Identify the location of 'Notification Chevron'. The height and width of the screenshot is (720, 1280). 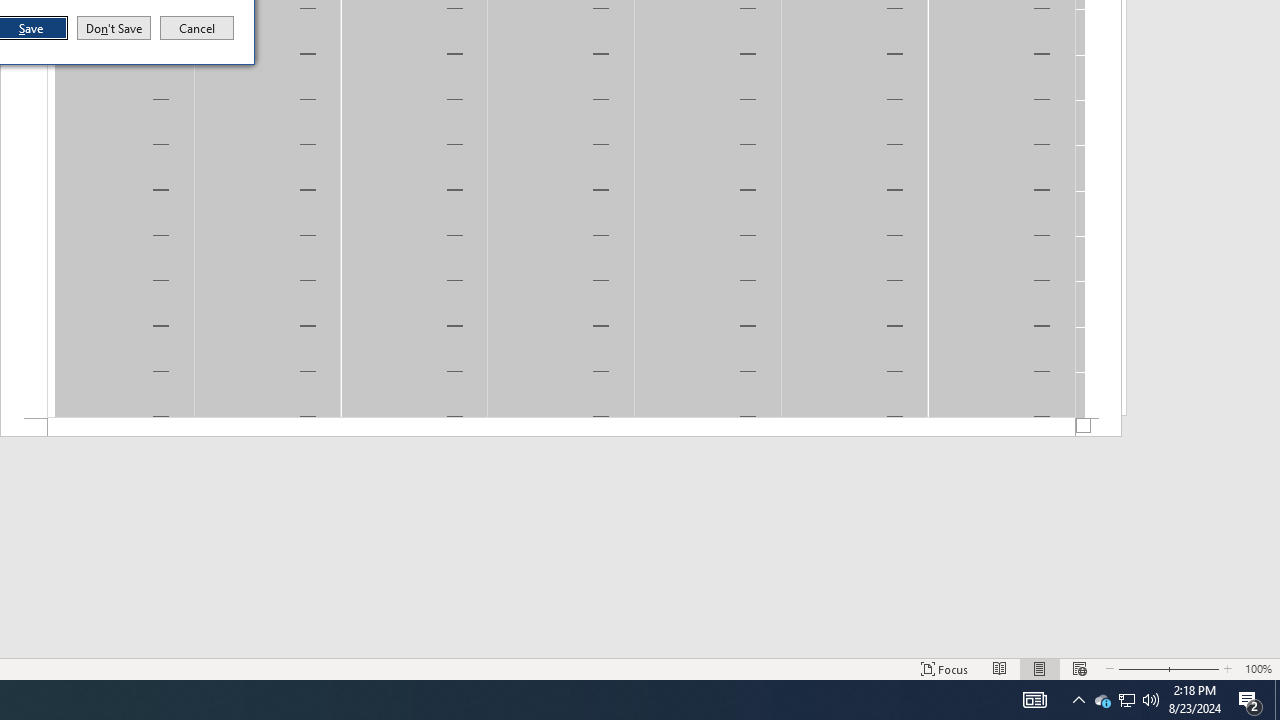
(1101, 698).